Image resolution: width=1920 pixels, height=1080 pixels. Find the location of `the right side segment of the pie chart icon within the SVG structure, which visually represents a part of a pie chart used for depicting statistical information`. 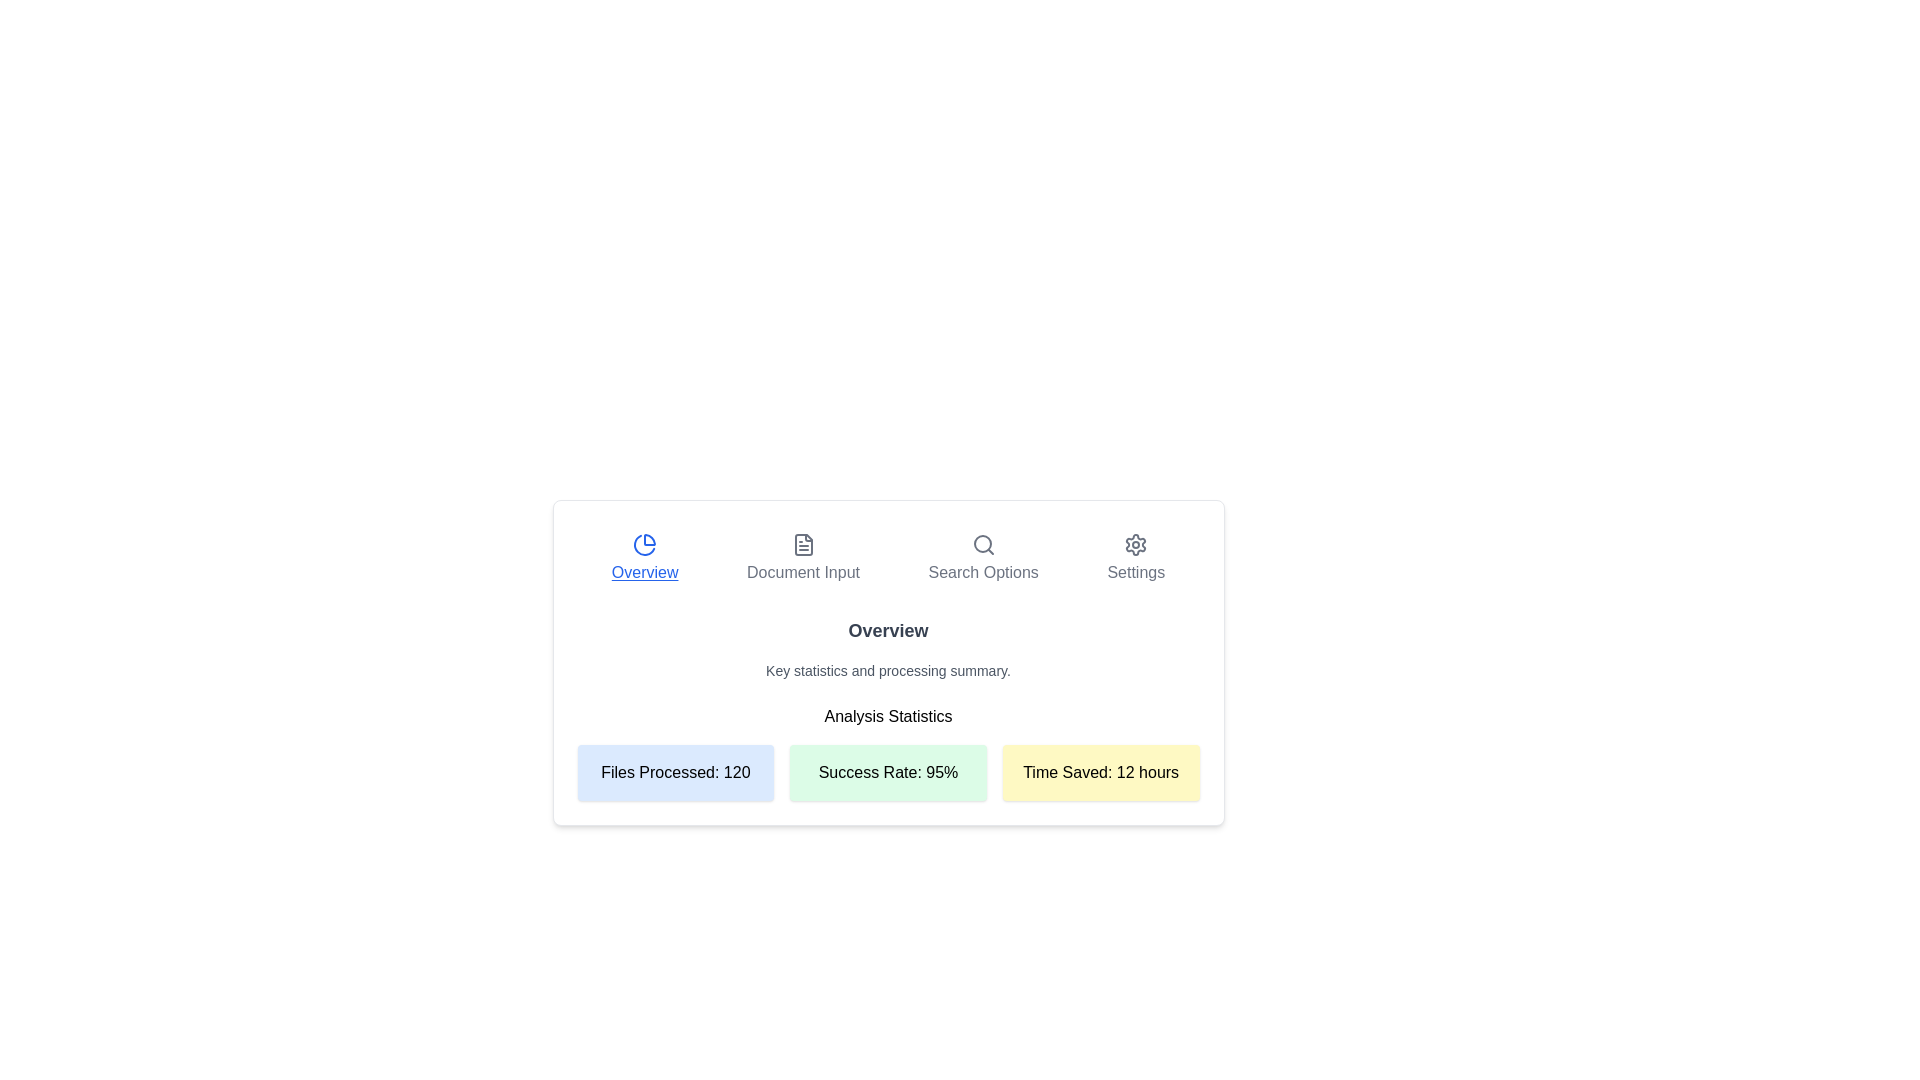

the right side segment of the pie chart icon within the SVG structure, which visually represents a part of a pie chart used for depicting statistical information is located at coordinates (650, 540).